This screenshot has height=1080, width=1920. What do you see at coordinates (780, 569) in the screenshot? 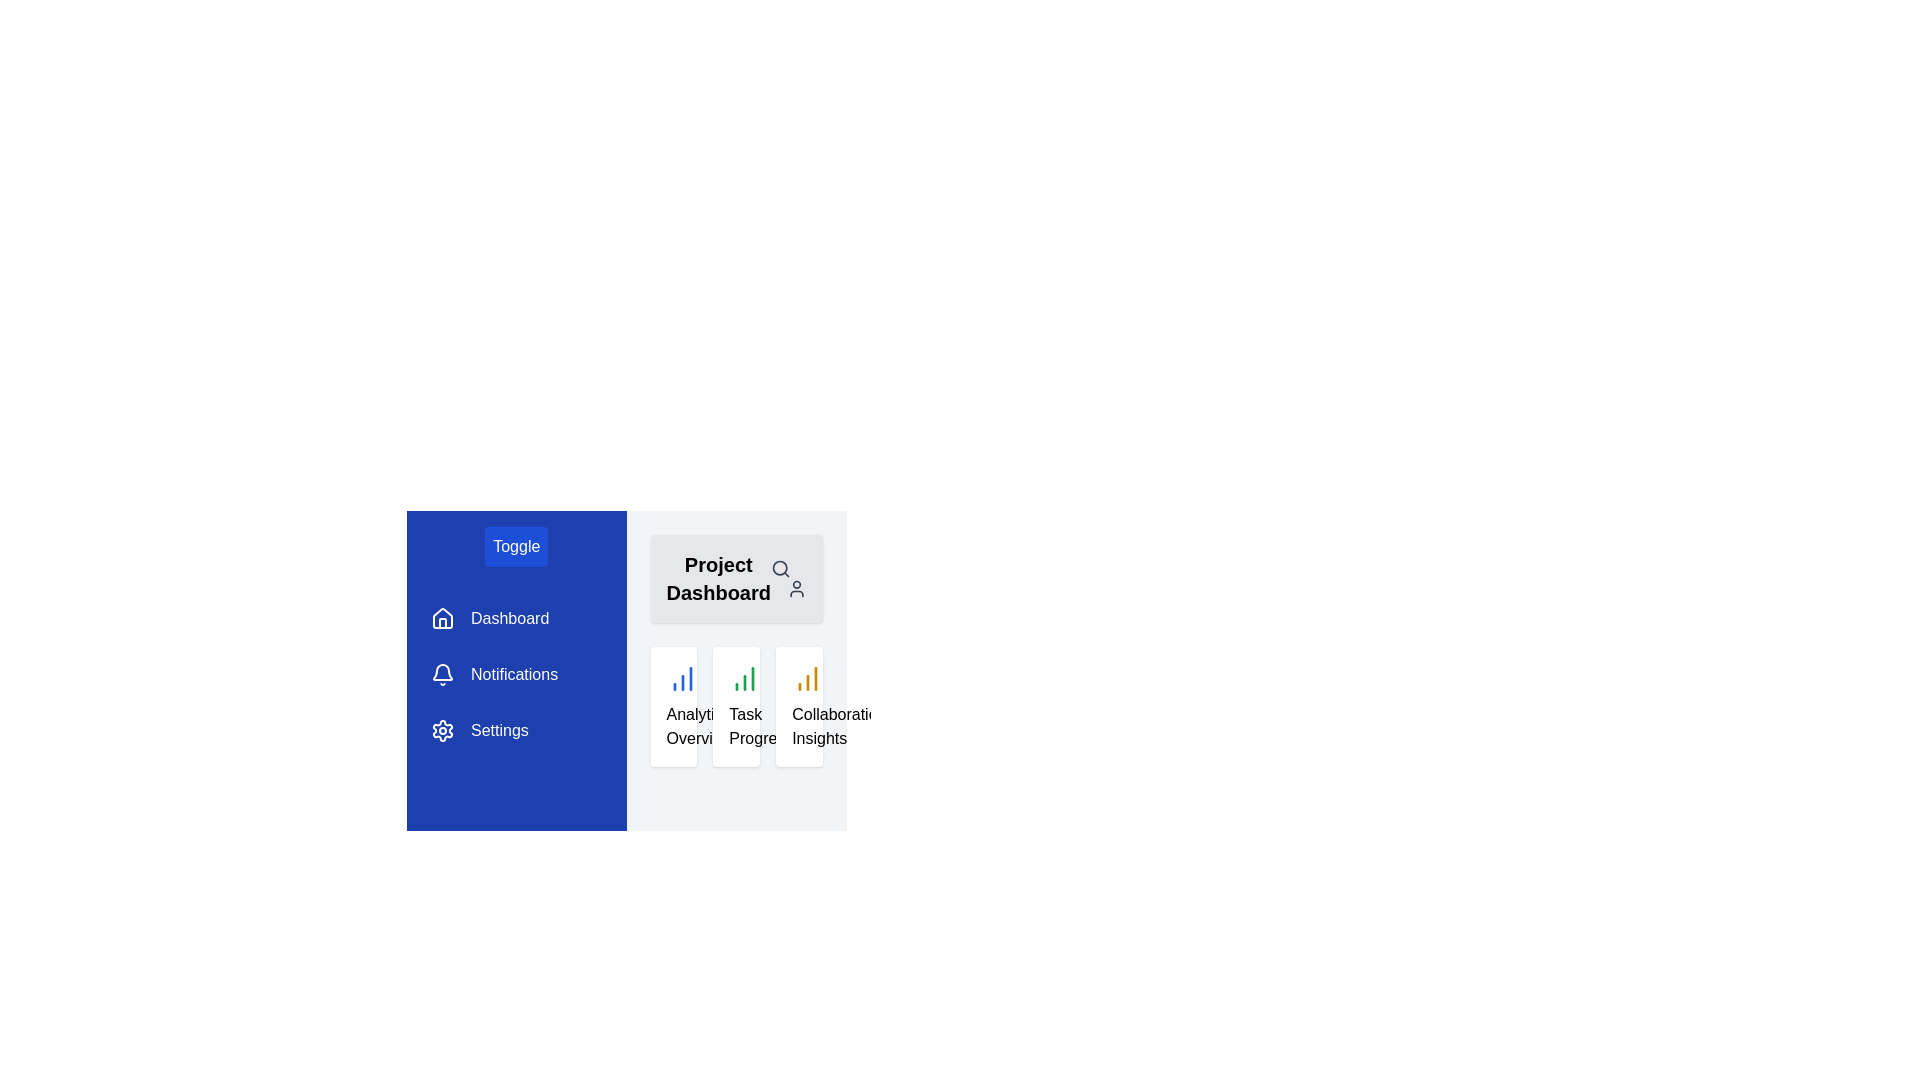
I see `the Search icon, which resembles a magnifying glass and is styled in gray with hover effects transitioning to black, located in the upper-right section next to the 'Project Dashboard' title` at bounding box center [780, 569].